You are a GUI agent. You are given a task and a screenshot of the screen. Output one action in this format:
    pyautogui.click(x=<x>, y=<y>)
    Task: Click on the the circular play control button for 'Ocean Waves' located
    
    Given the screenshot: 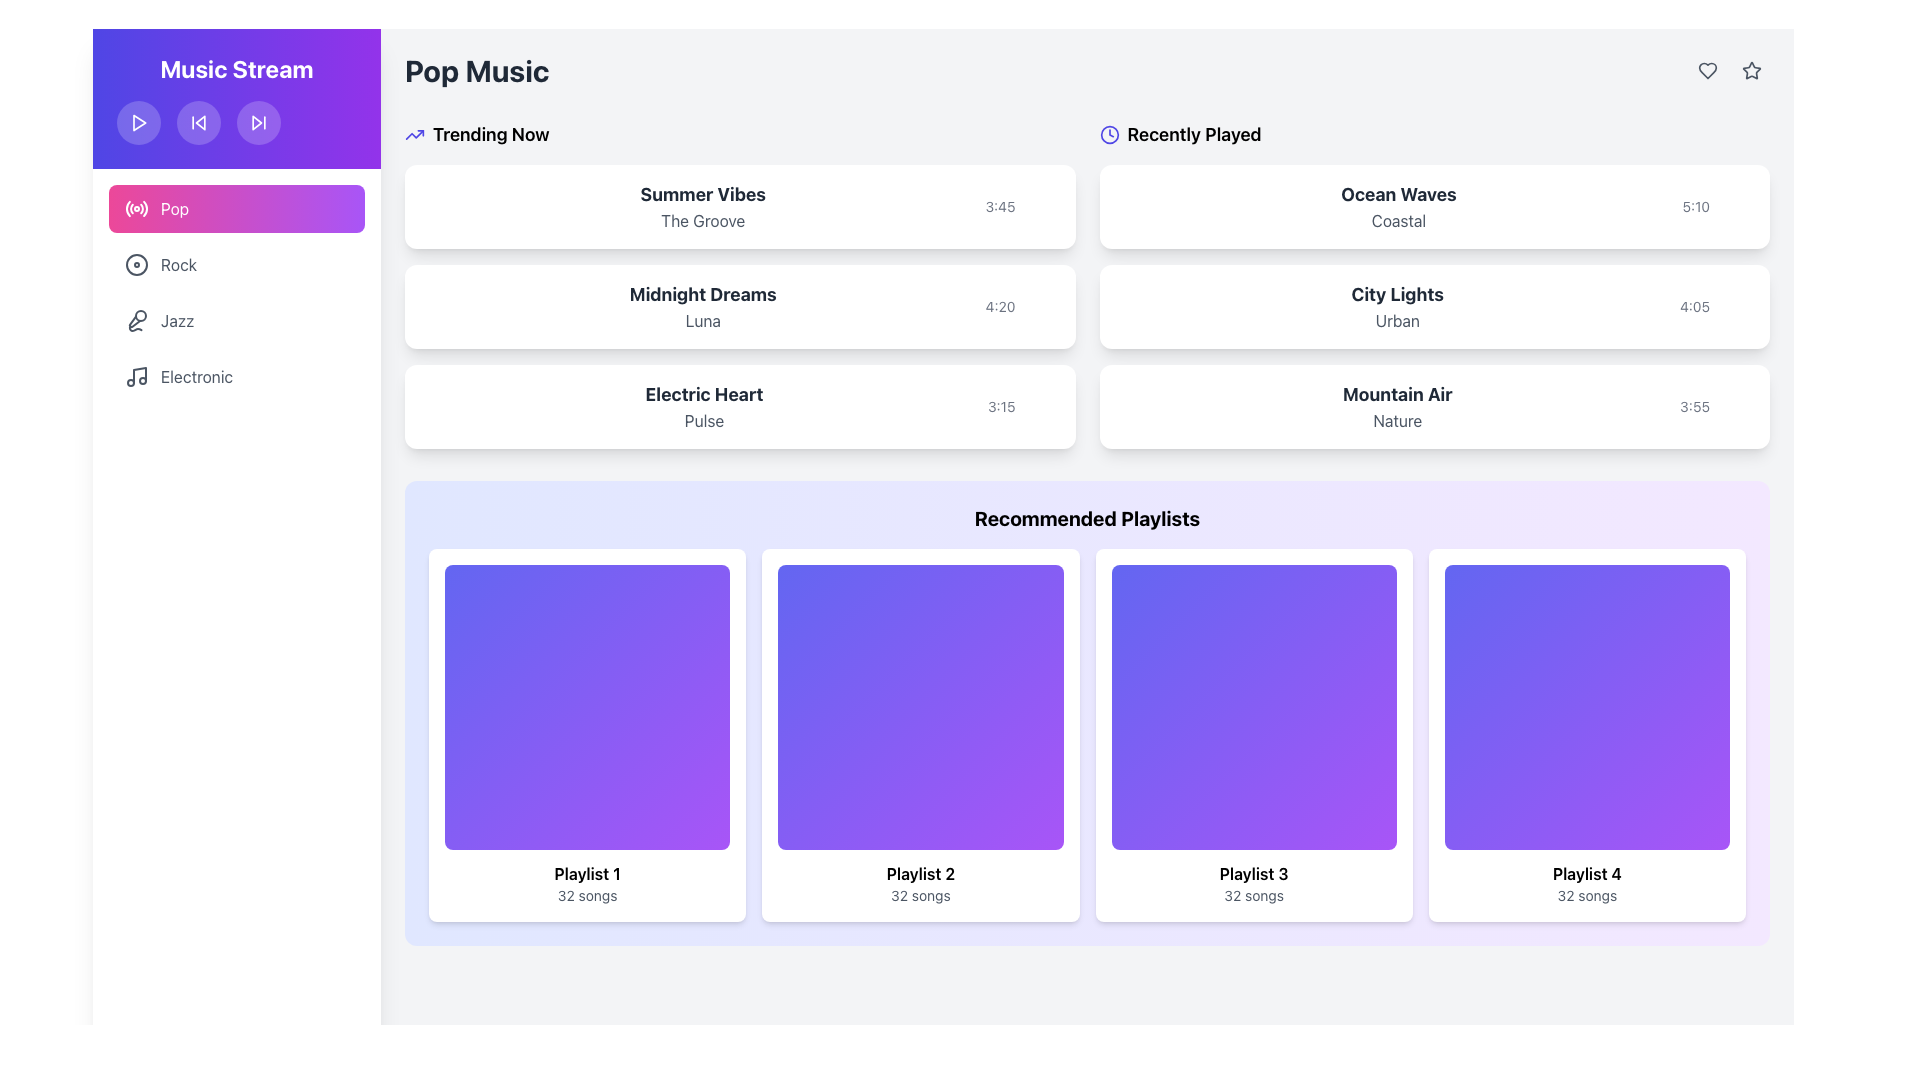 What is the action you would take?
    pyautogui.click(x=1736, y=207)
    